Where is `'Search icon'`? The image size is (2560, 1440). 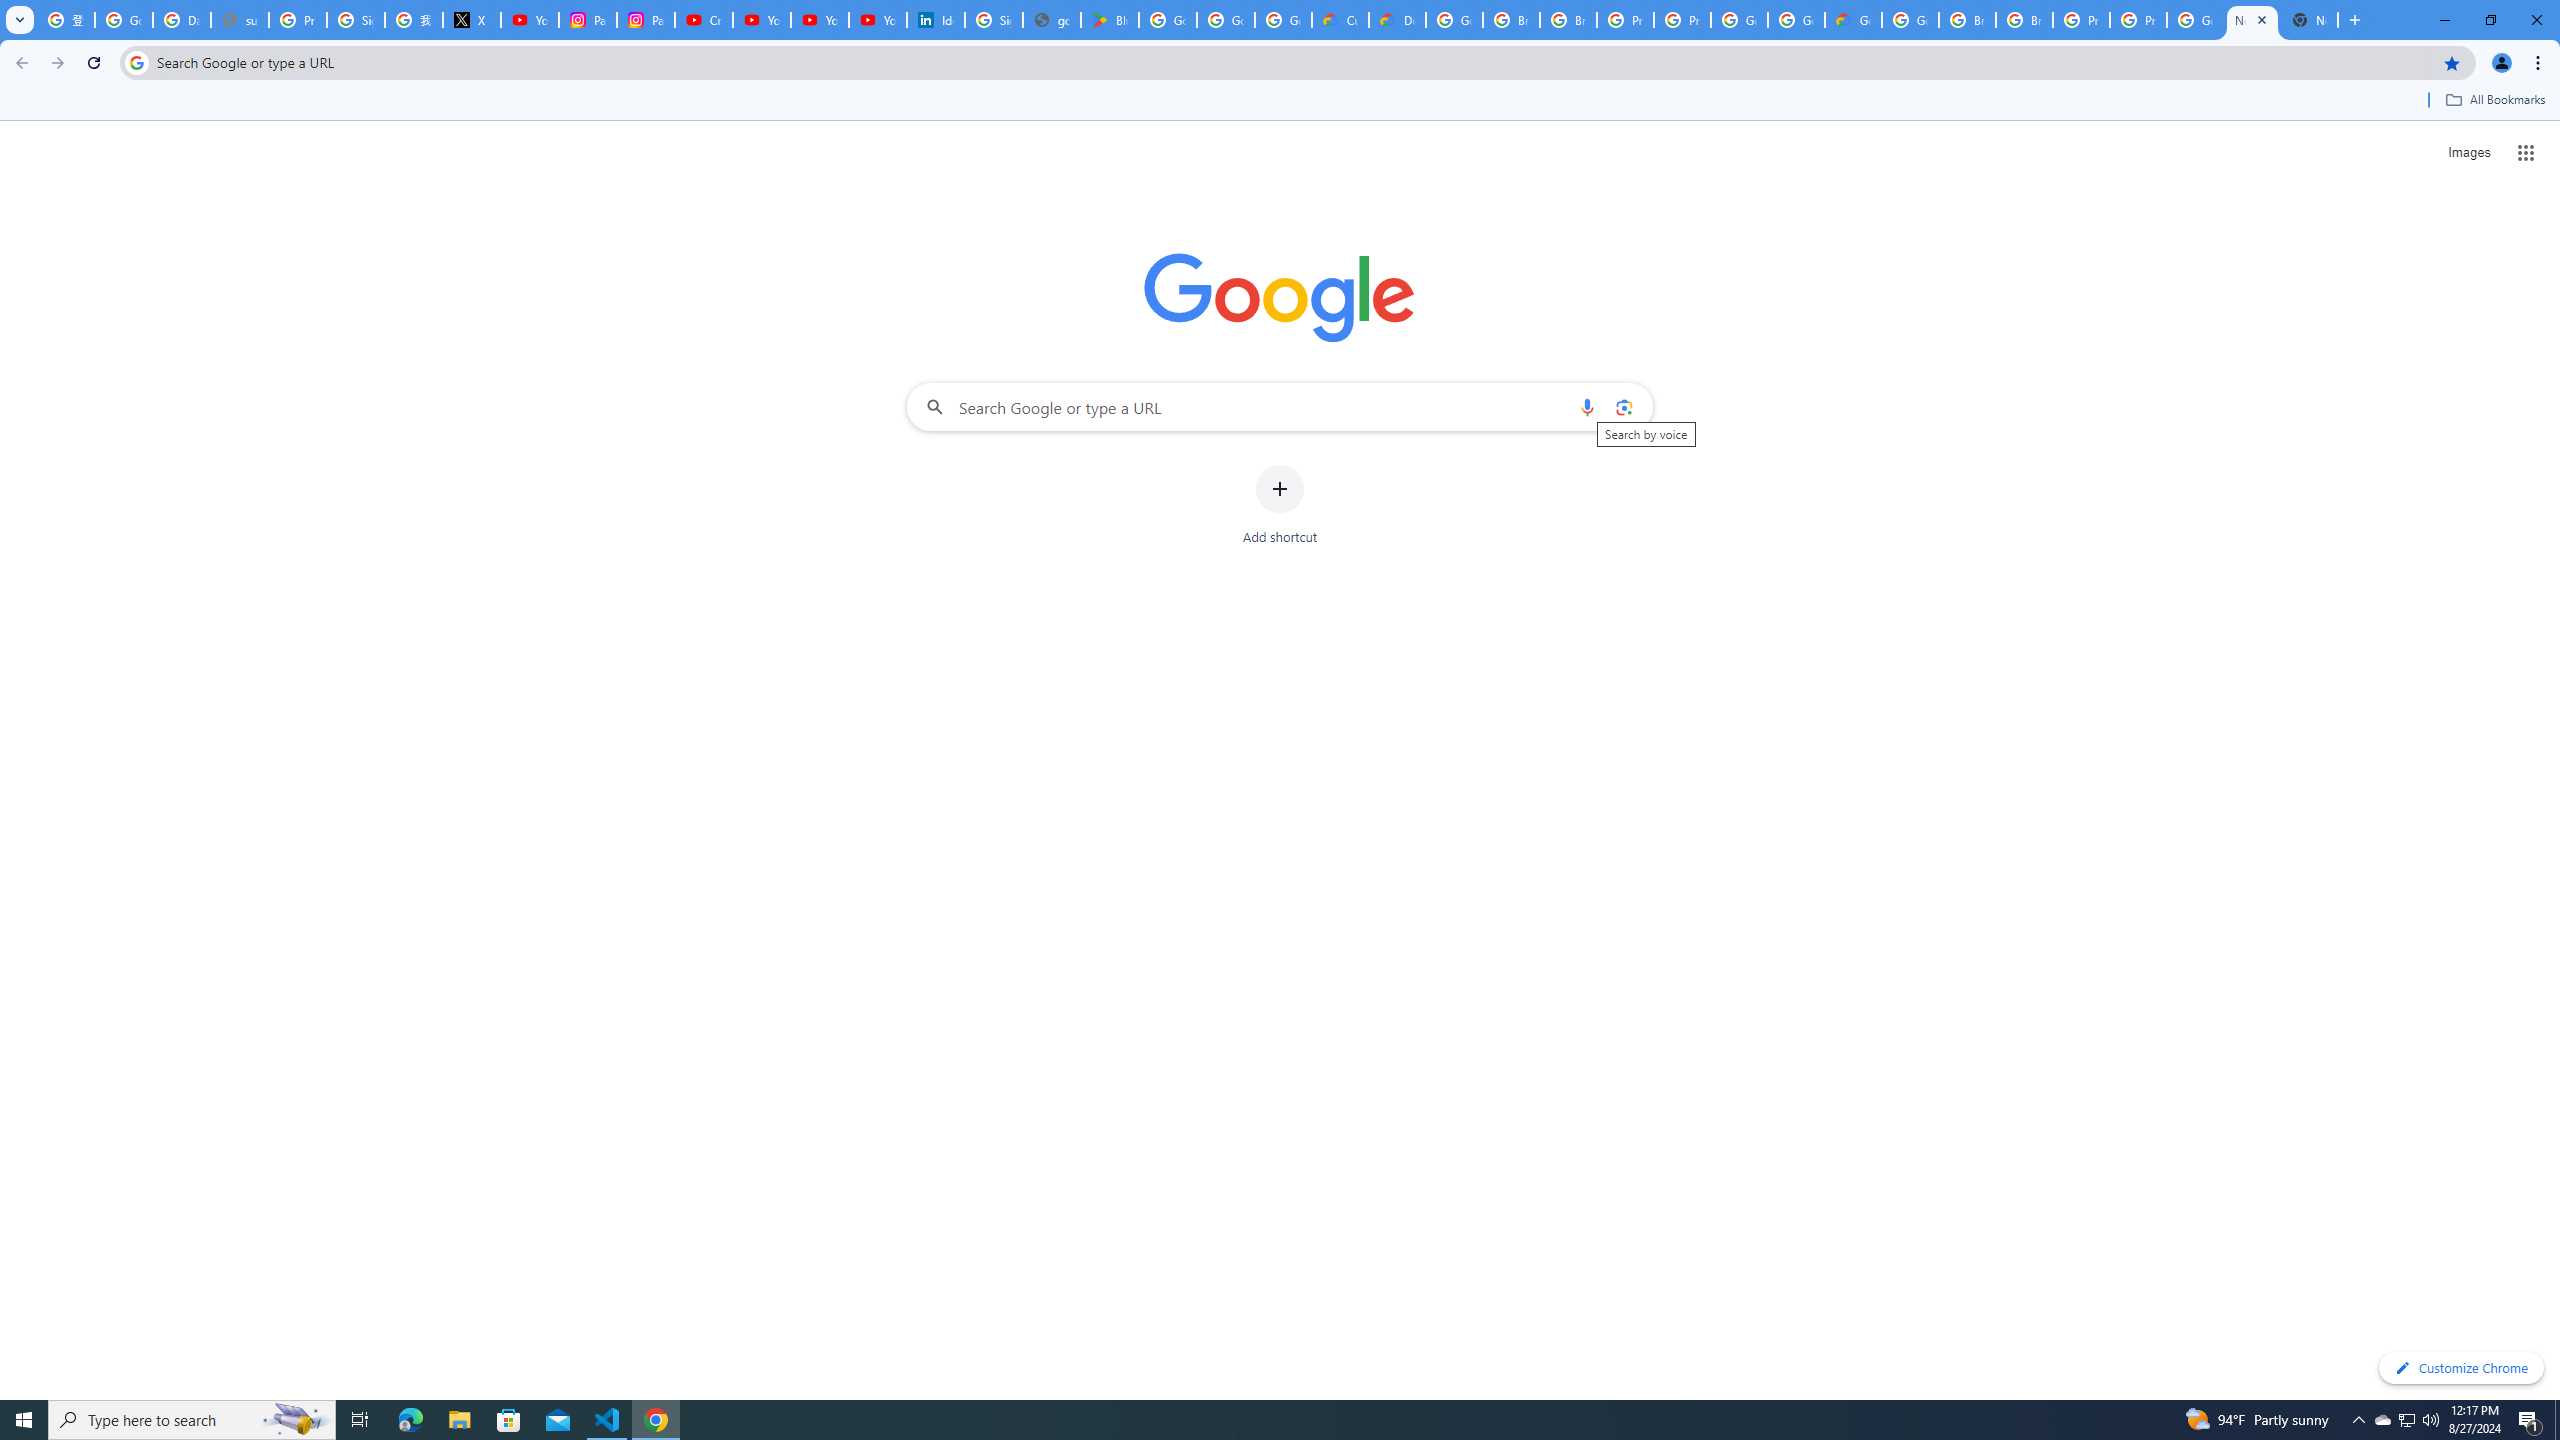 'Search icon' is located at coordinates (135, 61).